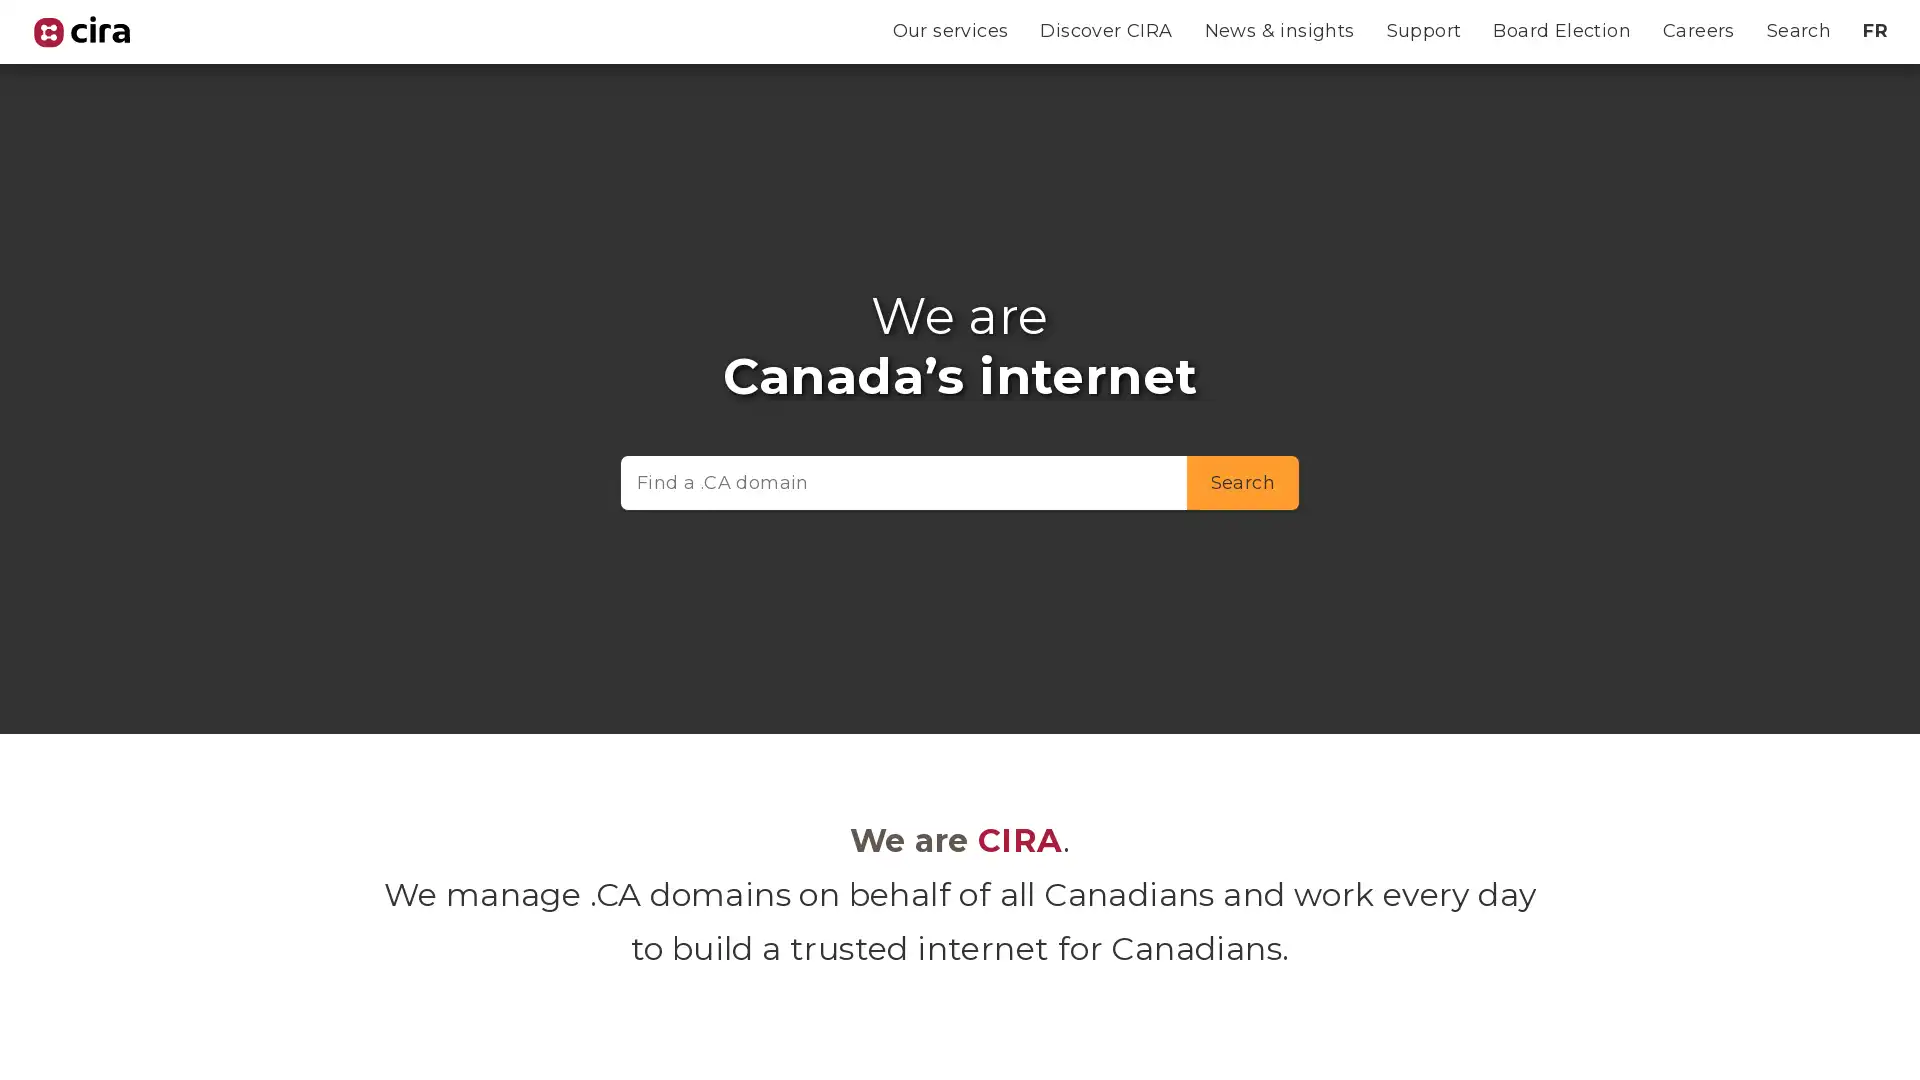 This screenshot has height=1080, width=1920. Describe the element at coordinates (1242, 482) in the screenshot. I see `Search` at that location.